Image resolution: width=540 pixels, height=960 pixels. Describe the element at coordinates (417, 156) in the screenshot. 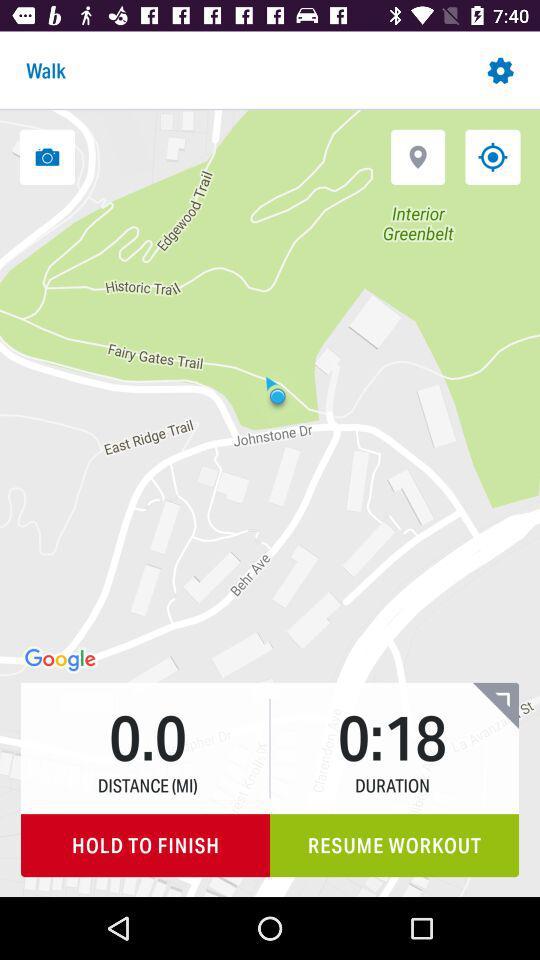

I see `mark location` at that location.